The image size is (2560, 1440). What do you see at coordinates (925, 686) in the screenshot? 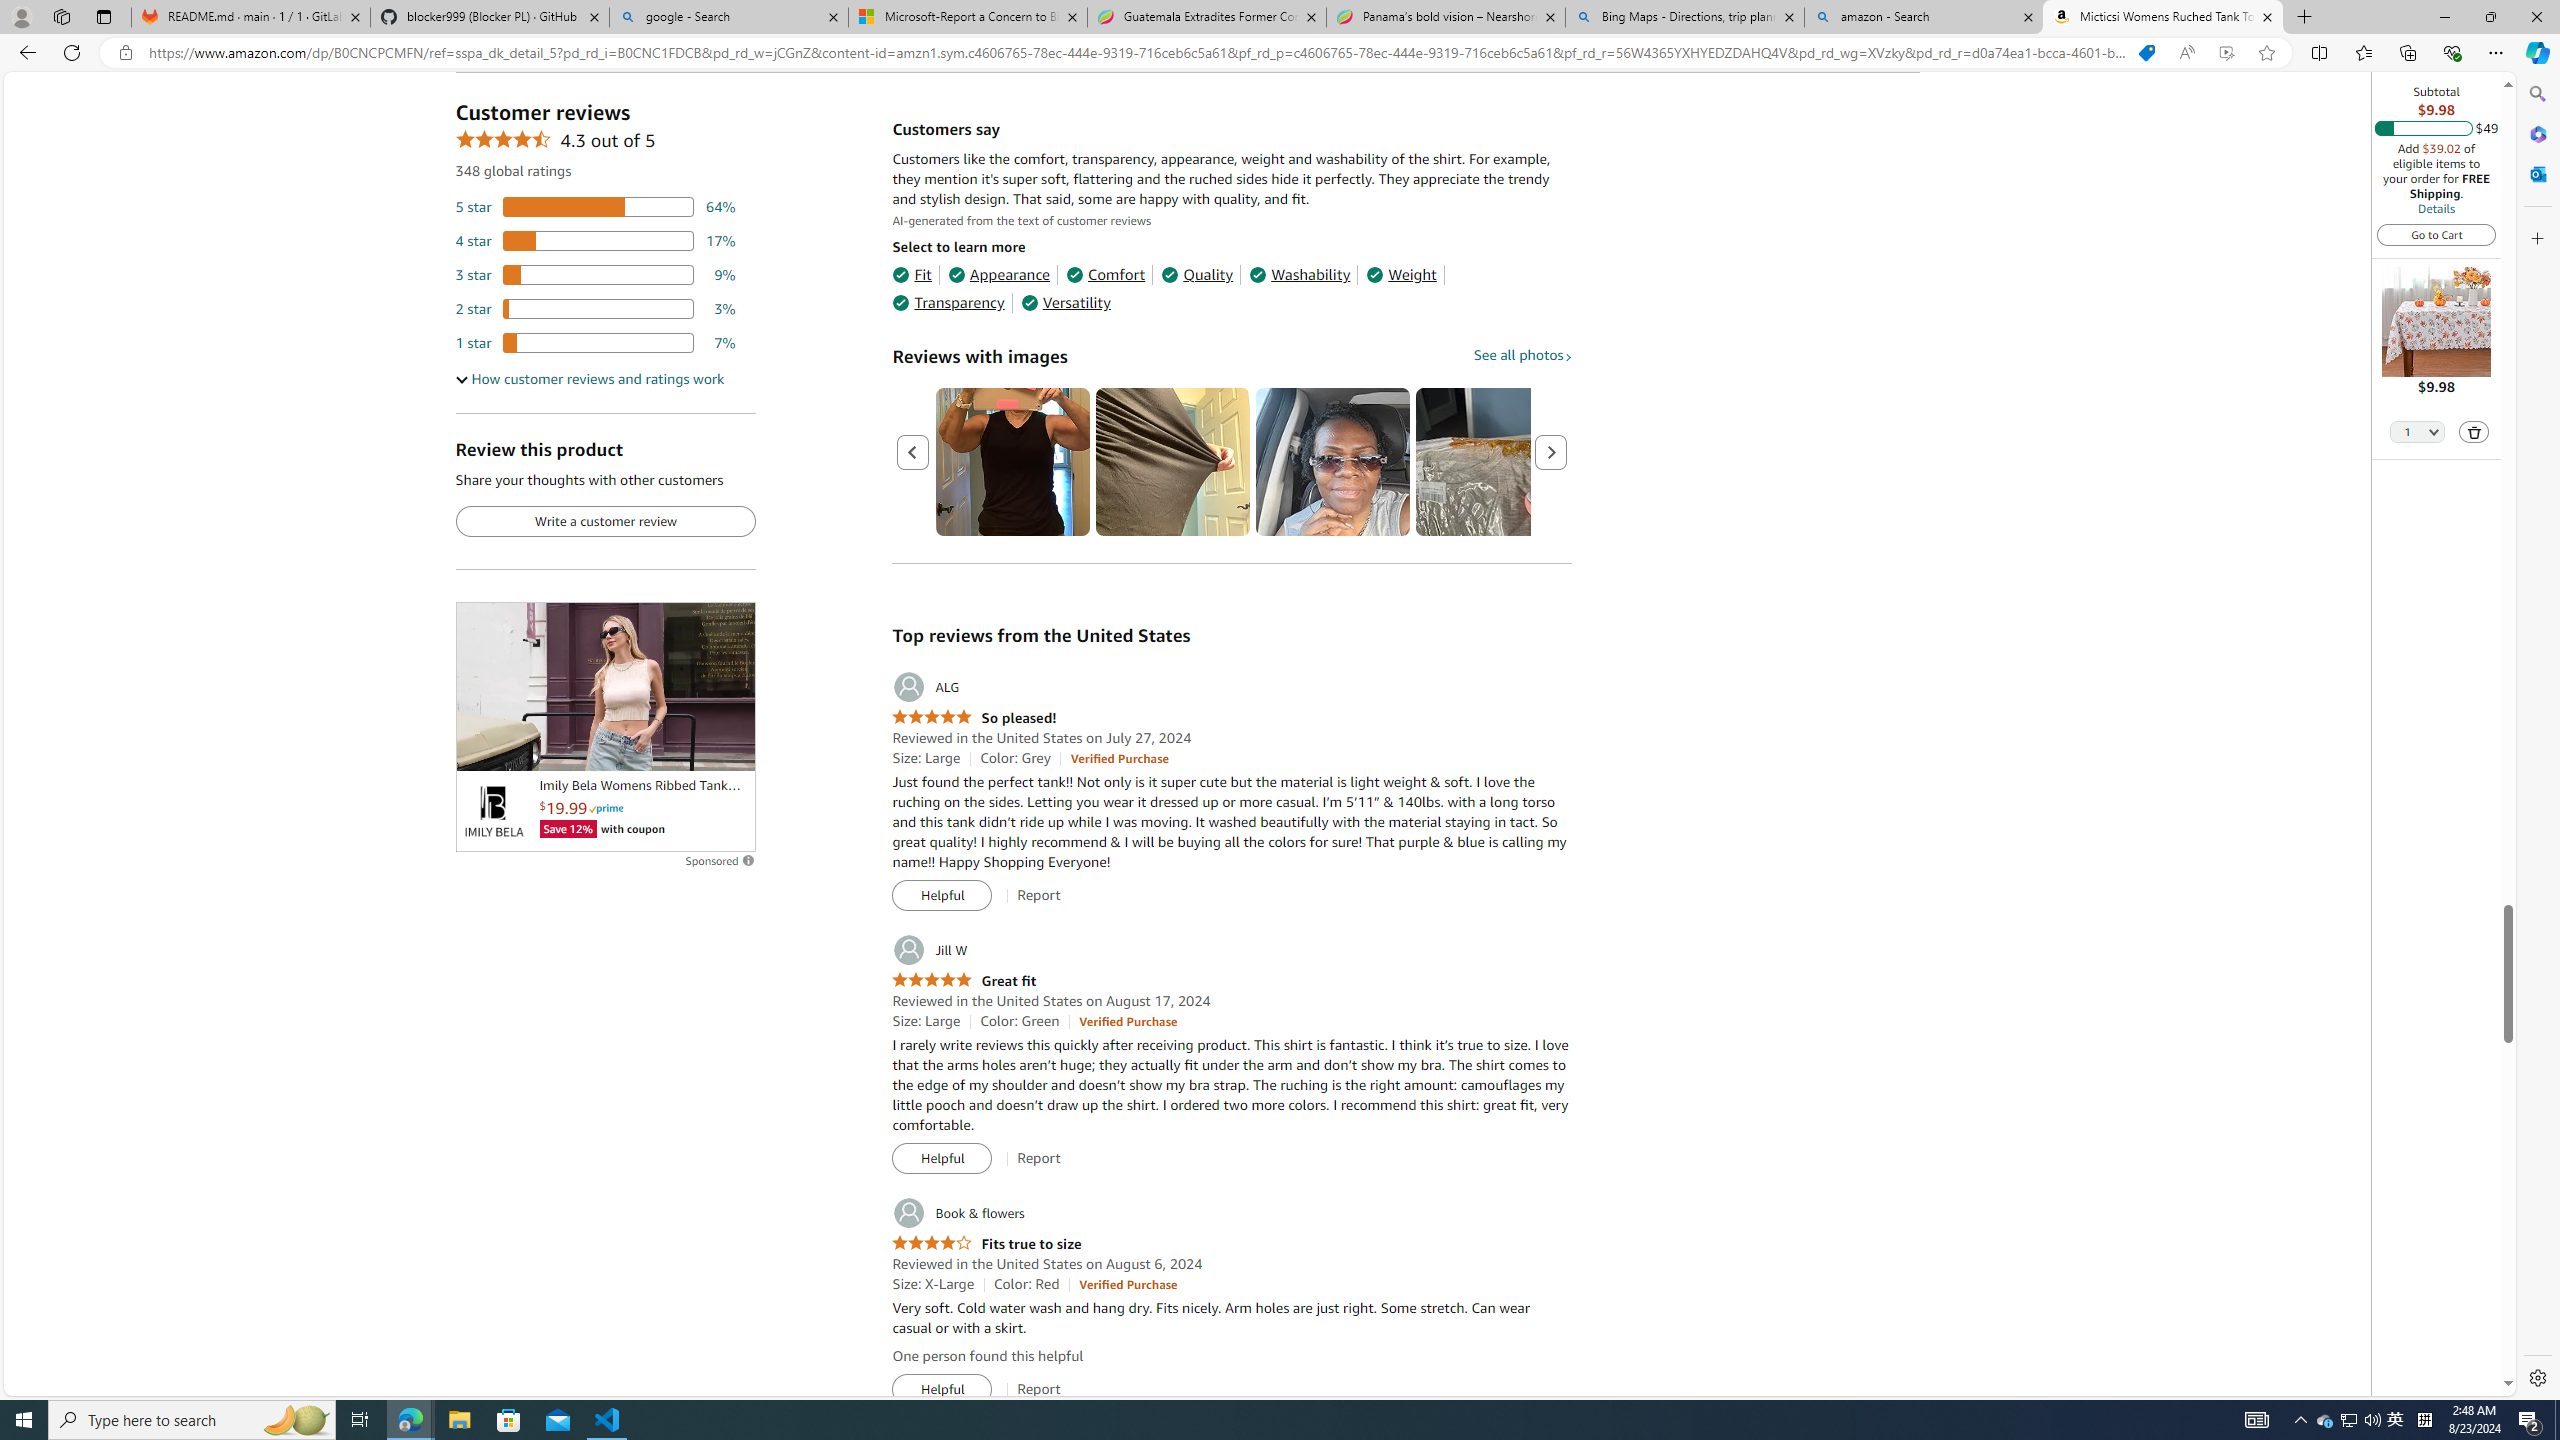
I see `'ALG'` at bounding box center [925, 686].